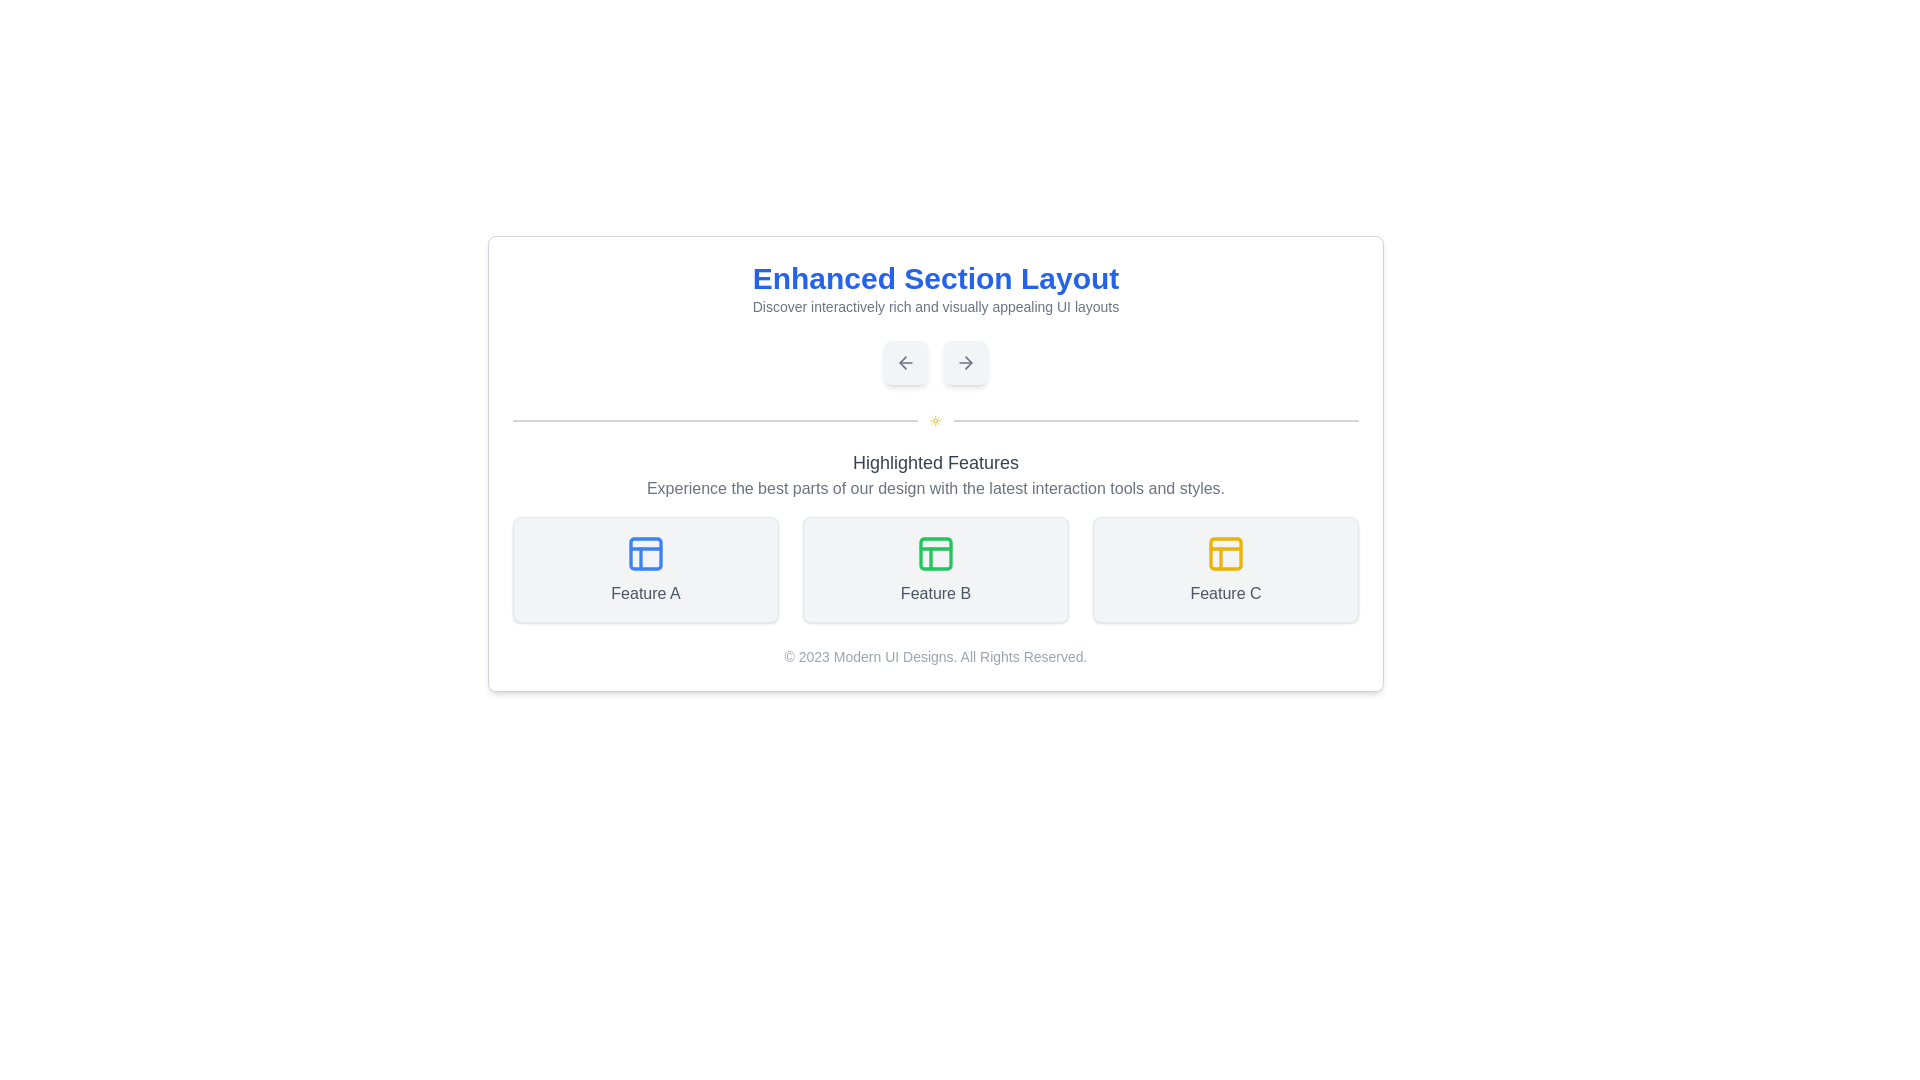 Image resolution: width=1920 pixels, height=1080 pixels. I want to click on the label that serves as a description for the middle box among 'Feature A', 'Feature B', and 'Feature C', so click(935, 593).